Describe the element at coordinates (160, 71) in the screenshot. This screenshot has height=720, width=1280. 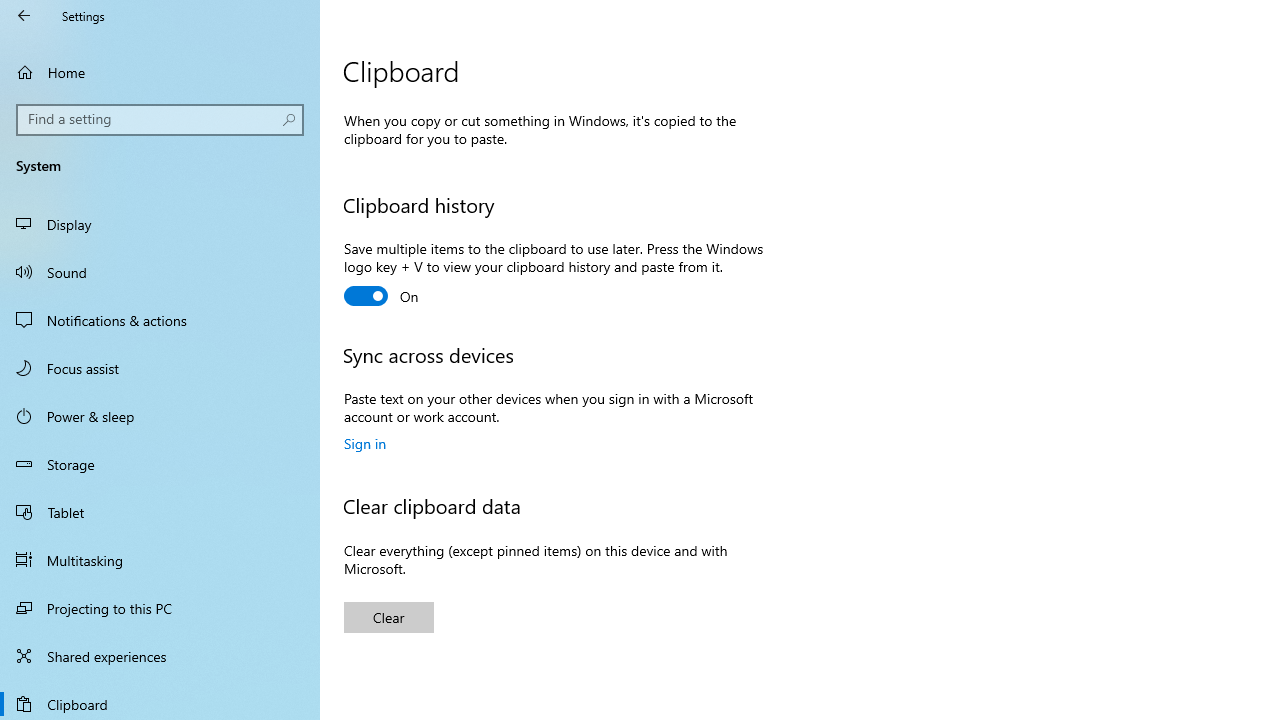
I see `'Home'` at that location.